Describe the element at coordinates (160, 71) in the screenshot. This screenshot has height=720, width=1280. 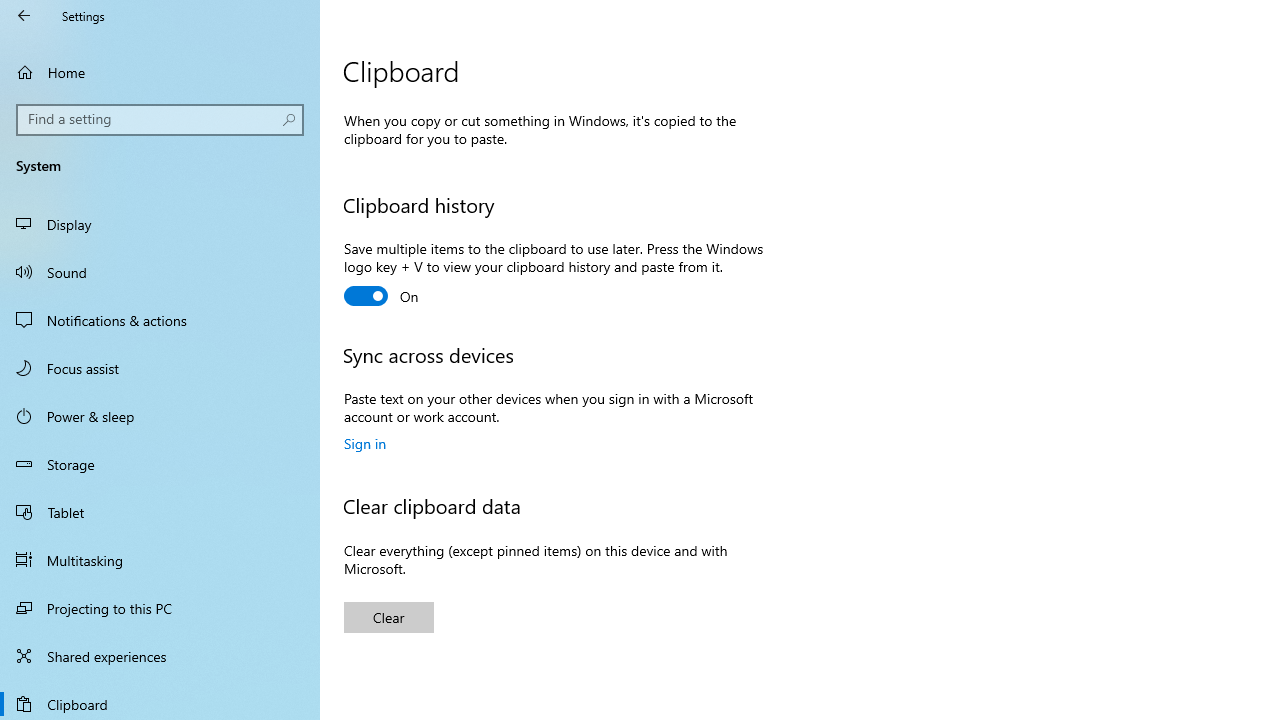
I see `'Home'` at that location.